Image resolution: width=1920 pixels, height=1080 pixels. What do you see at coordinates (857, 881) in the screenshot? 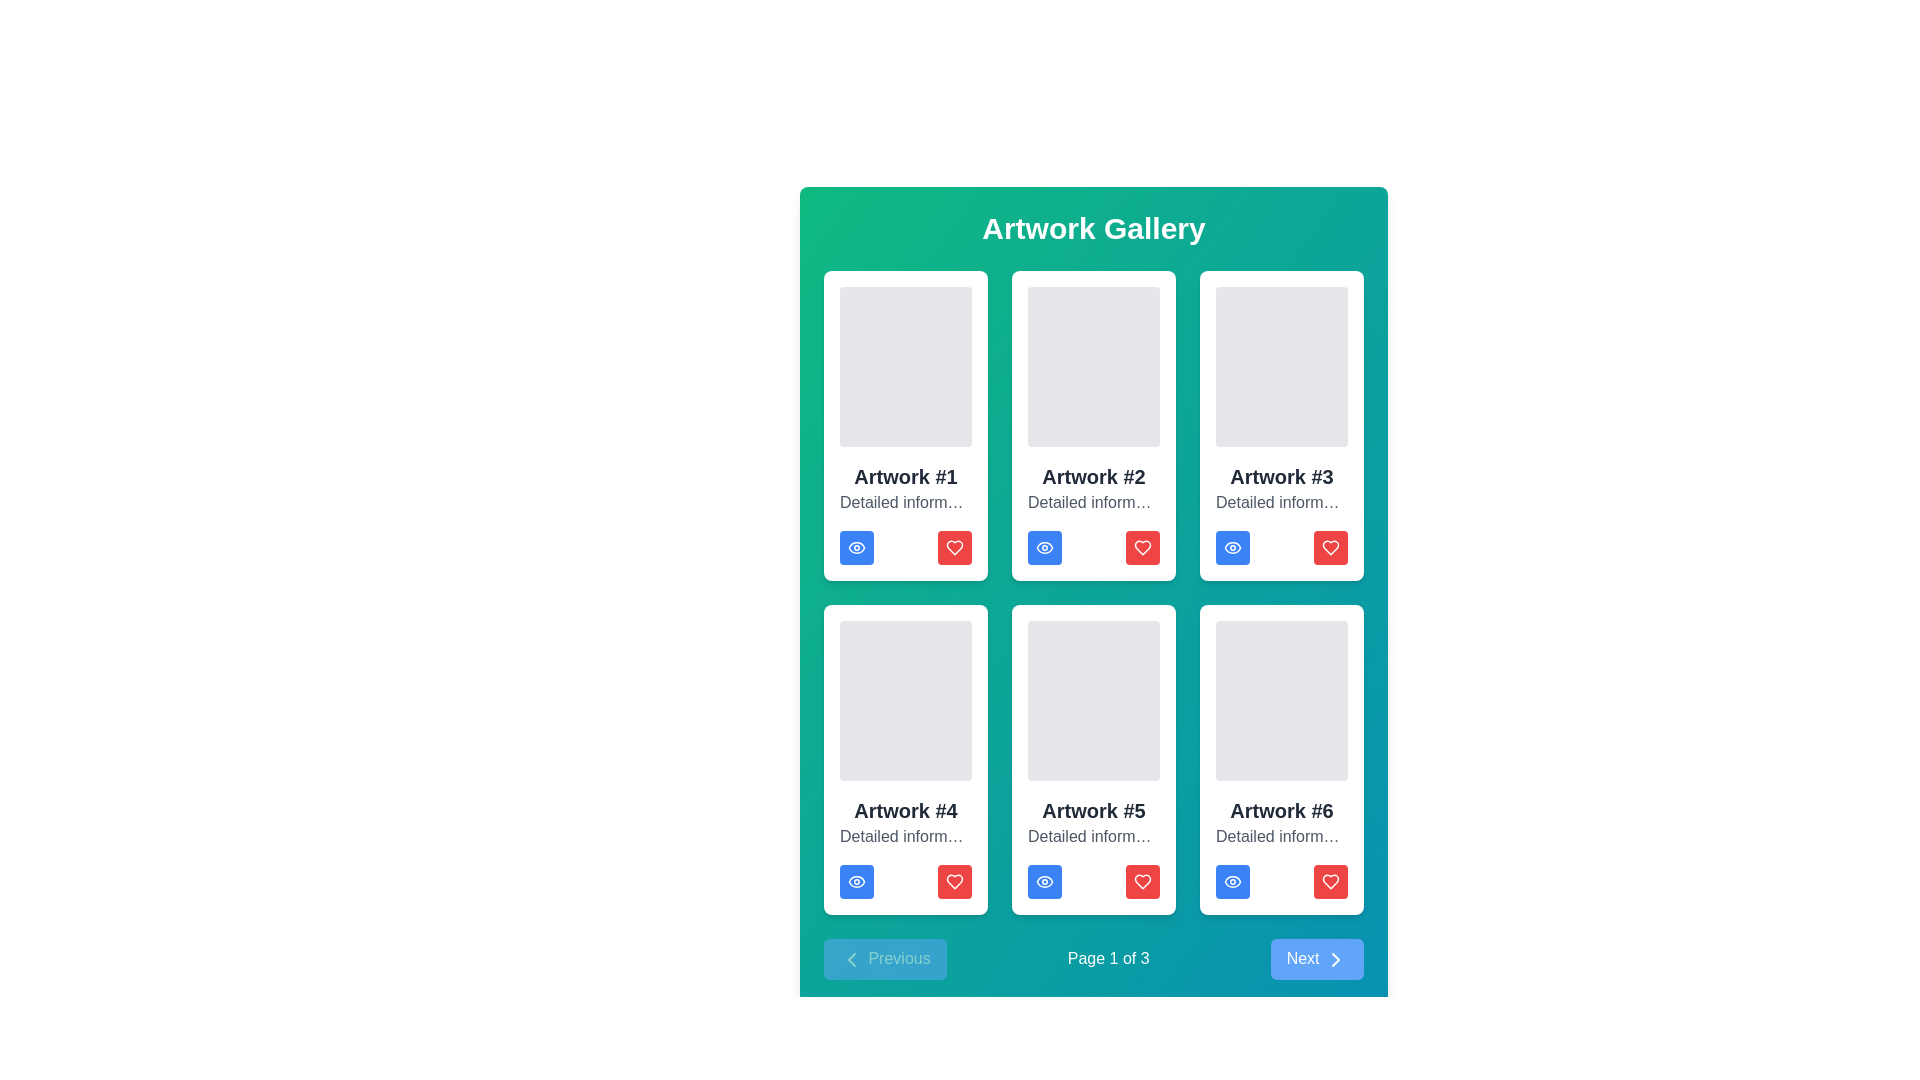
I see `the eye icon embedded within the interactive button located at the bottom-left of the 'Artwork #4' card to observe any tooltip or effect` at bounding box center [857, 881].